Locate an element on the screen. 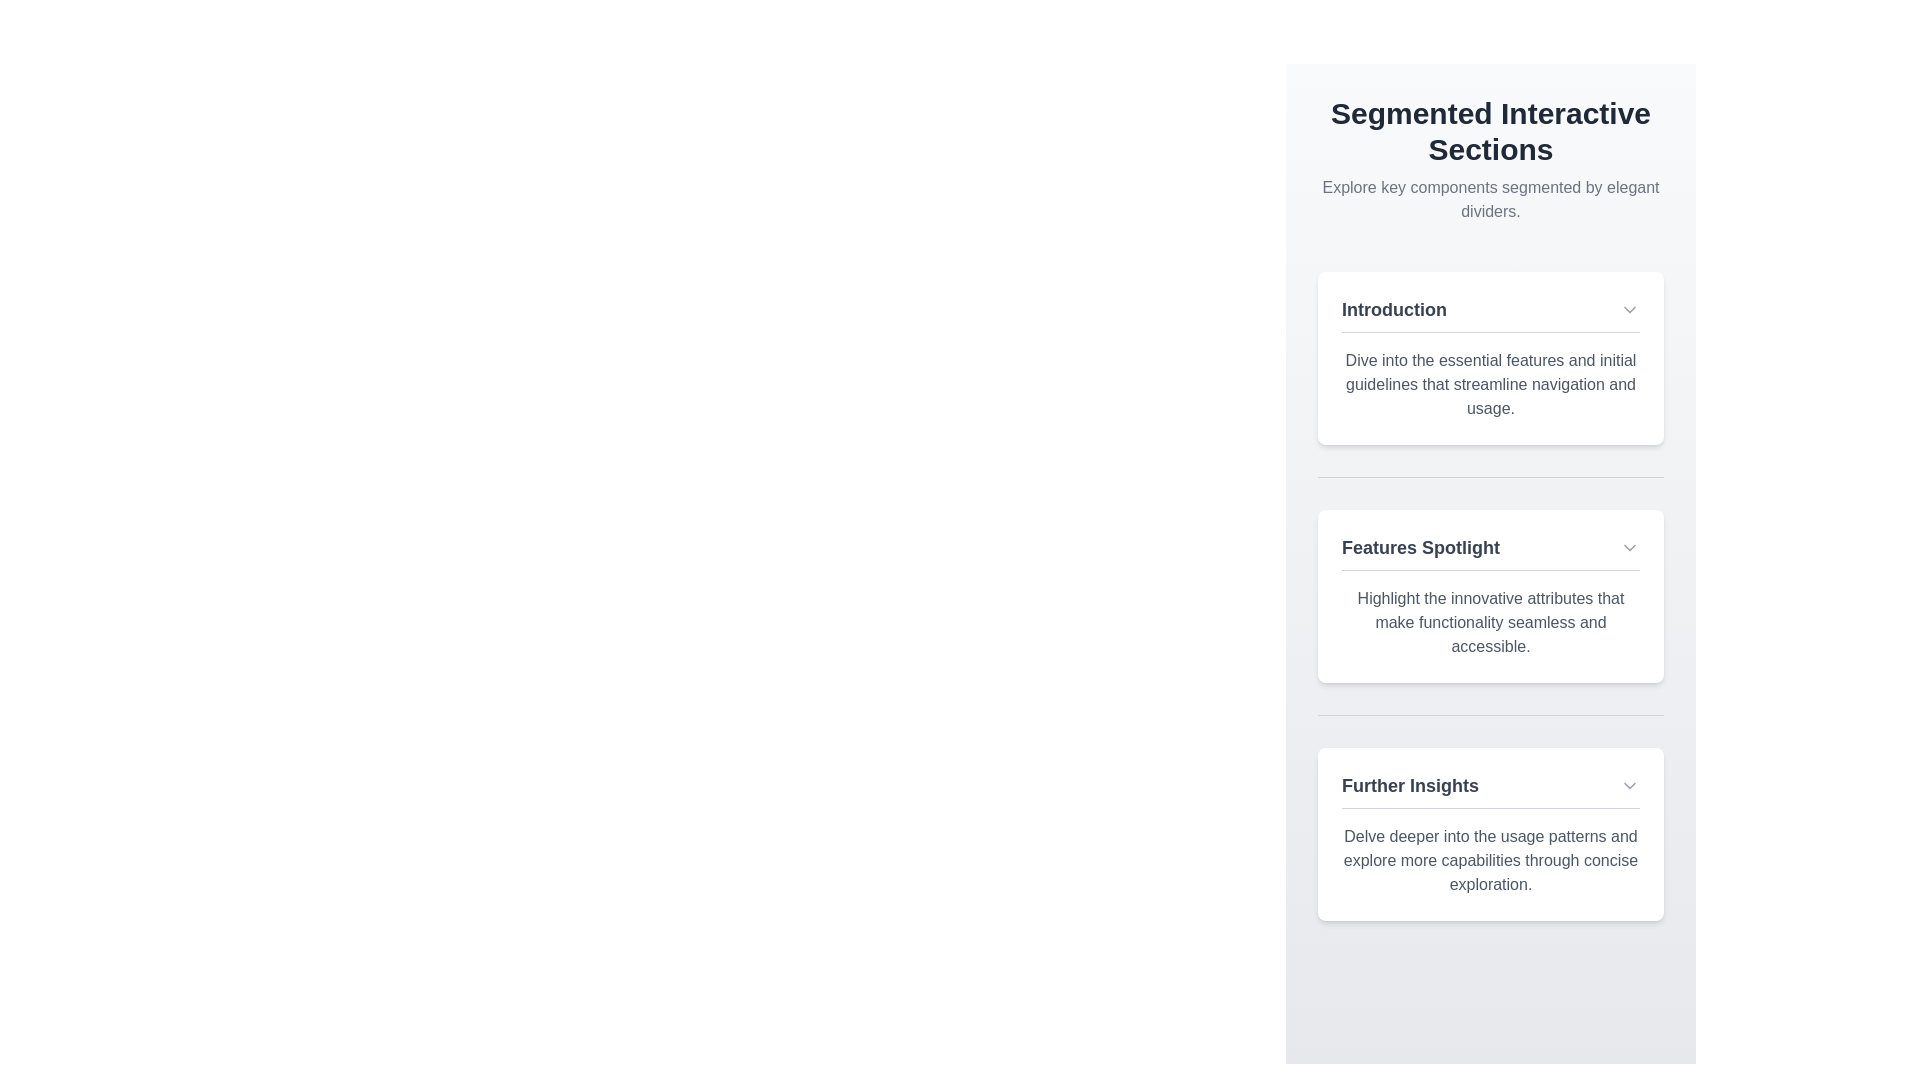 Image resolution: width=1920 pixels, height=1080 pixels. plain text located in the 'Features Spotlight' section, which summarizes its content or purpose and is positioned directly beneath the section title is located at coordinates (1491, 622).